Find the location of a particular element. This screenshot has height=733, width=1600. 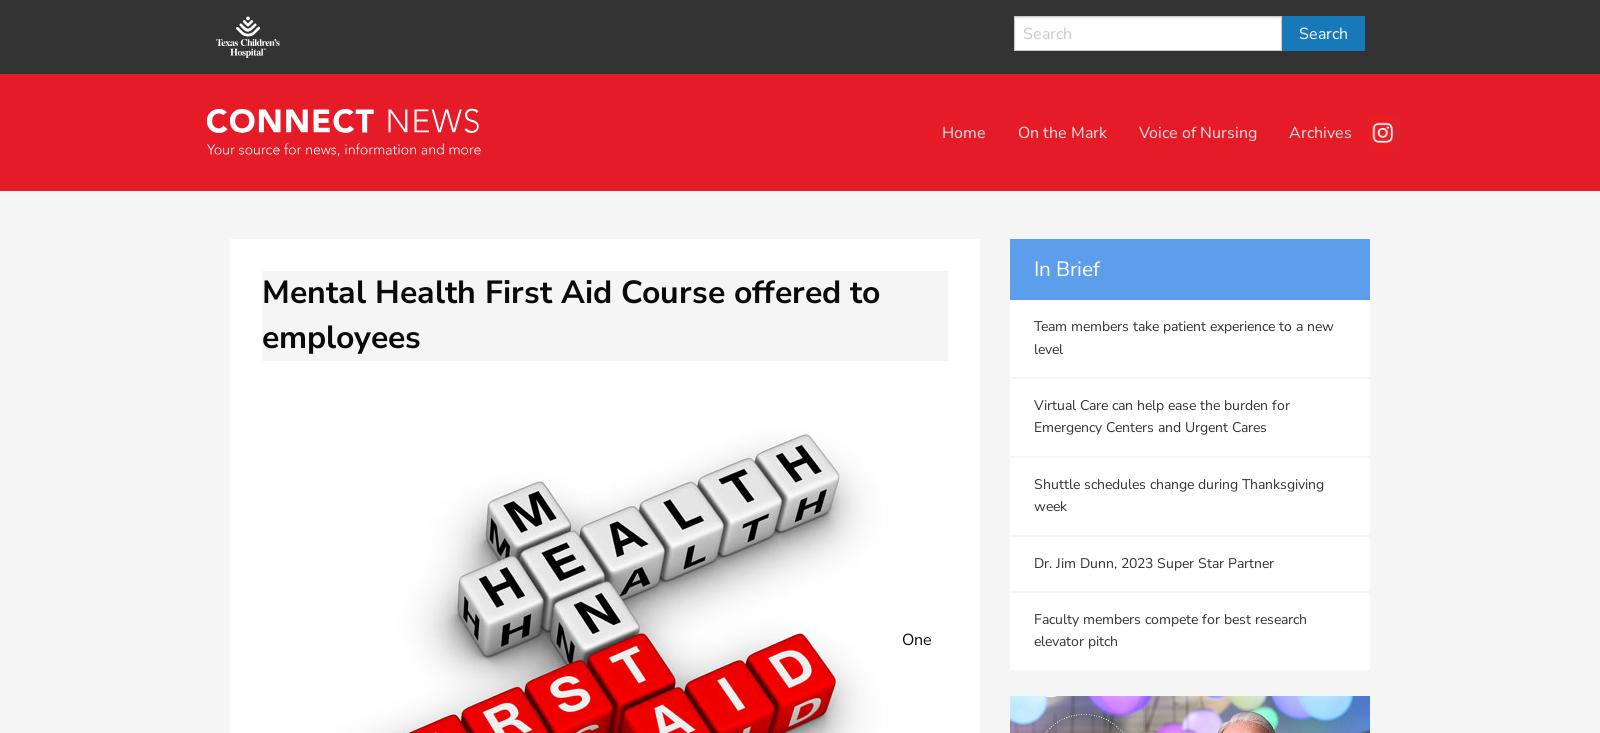

'In Brief' is located at coordinates (1067, 269).